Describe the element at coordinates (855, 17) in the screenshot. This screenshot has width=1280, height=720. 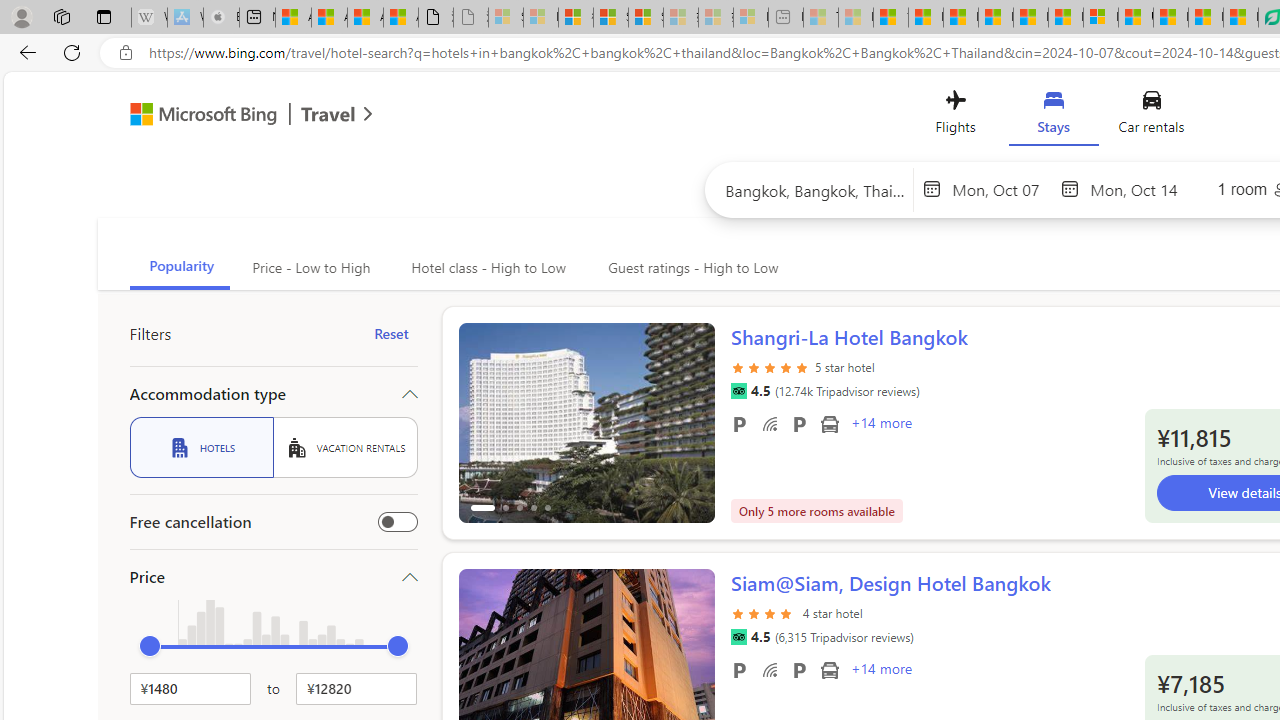
I see `'Marine life - MSN - Sleeping'` at that location.